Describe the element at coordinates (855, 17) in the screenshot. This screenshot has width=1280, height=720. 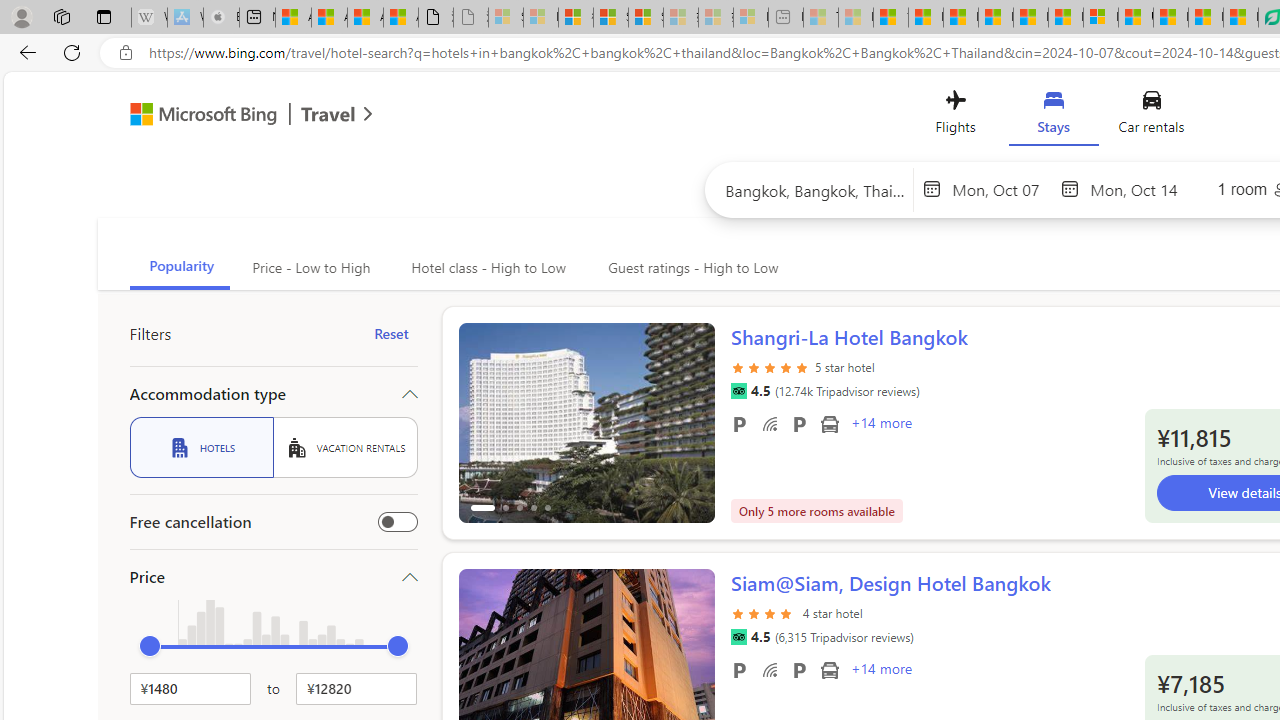
I see `'Marine life - MSN - Sleeping'` at that location.